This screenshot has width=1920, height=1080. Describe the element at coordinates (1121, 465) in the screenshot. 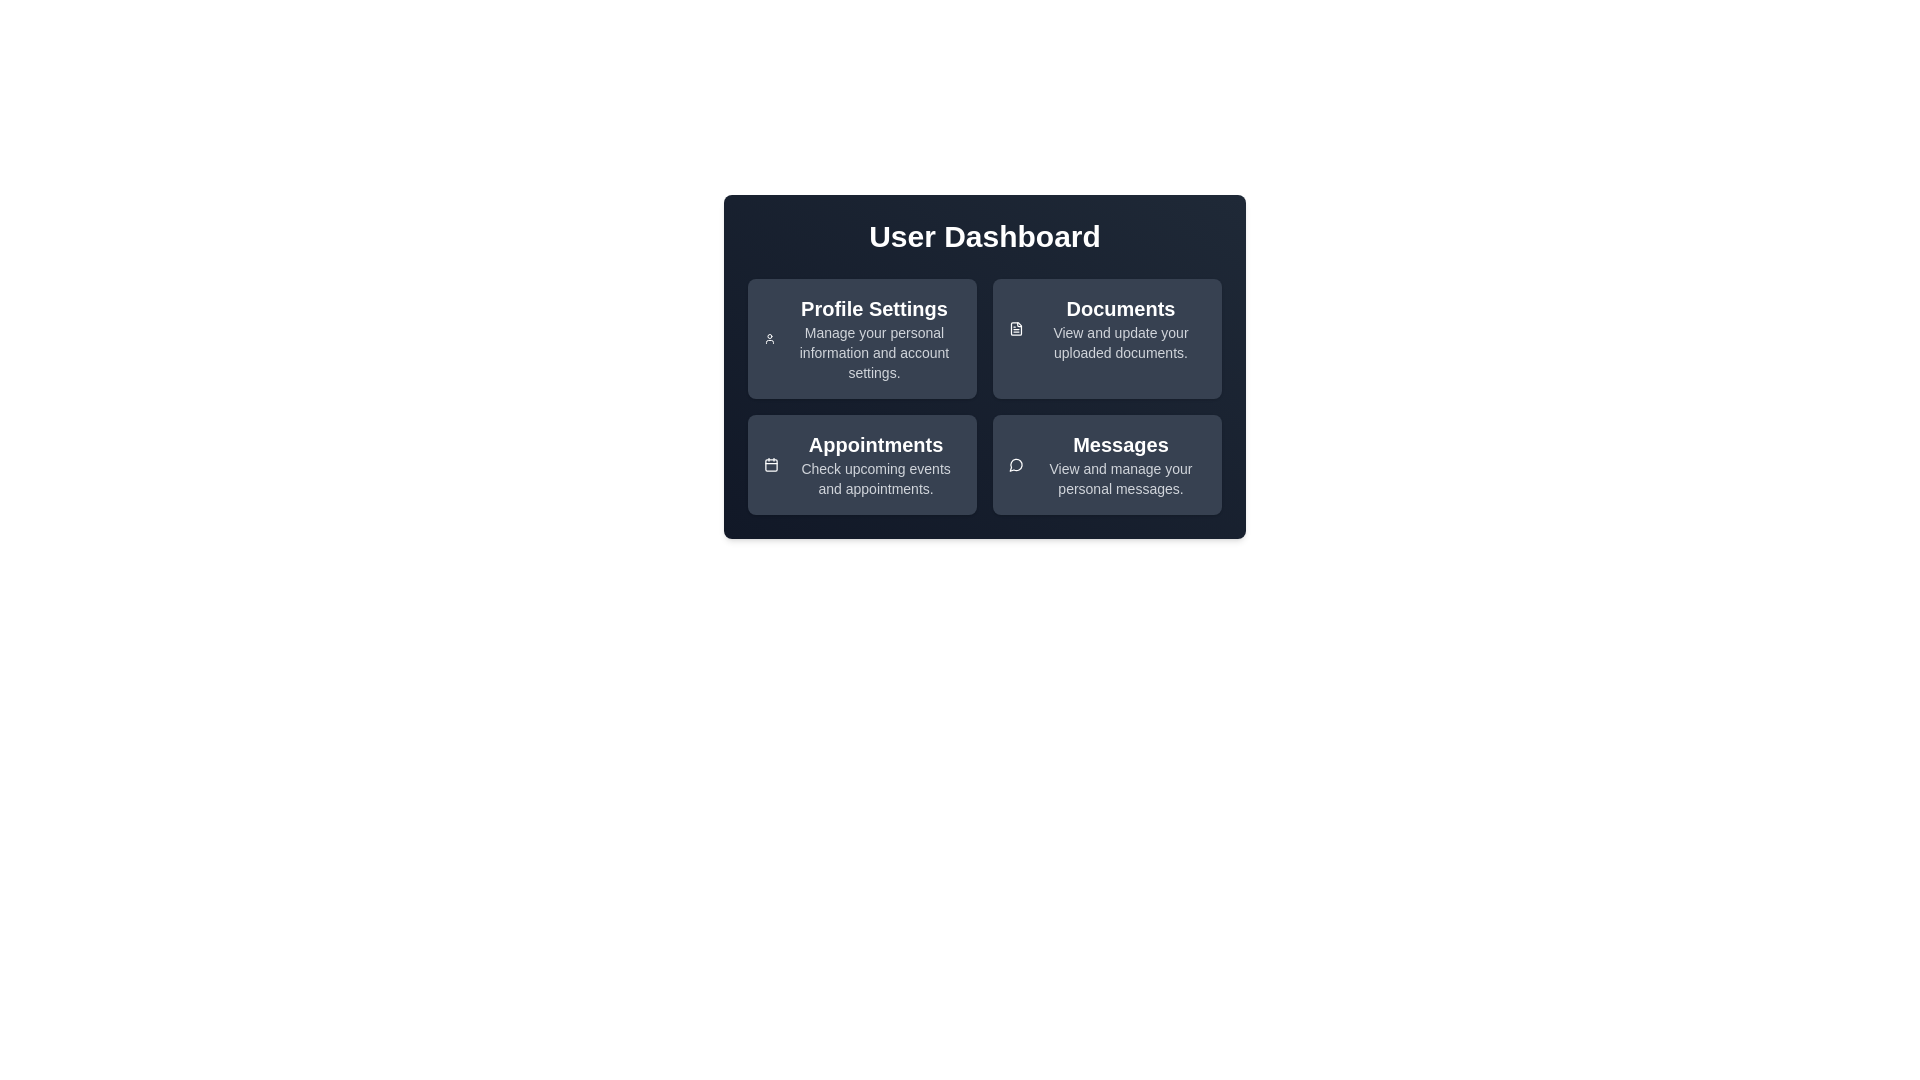

I see `the 'Messages' card to view and interact with your messages` at that location.